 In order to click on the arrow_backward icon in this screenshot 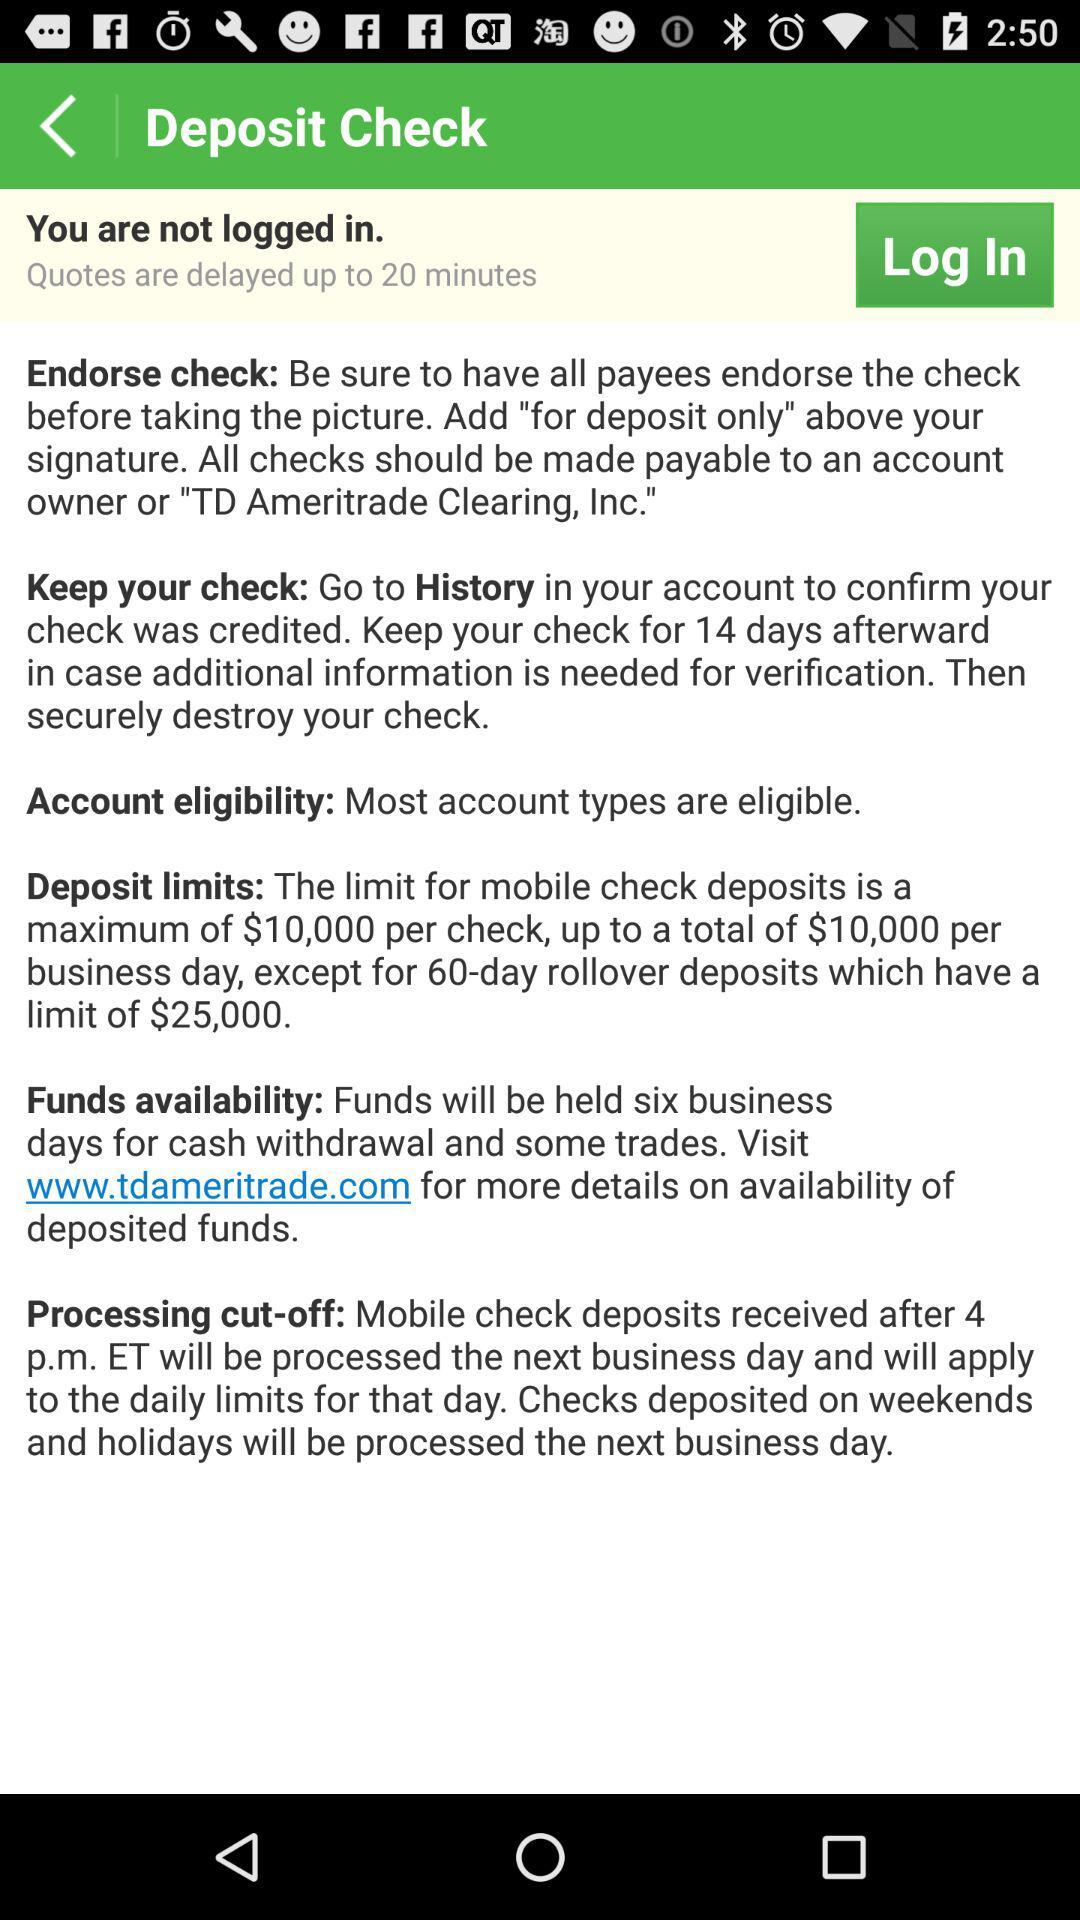, I will do `click(56, 133)`.